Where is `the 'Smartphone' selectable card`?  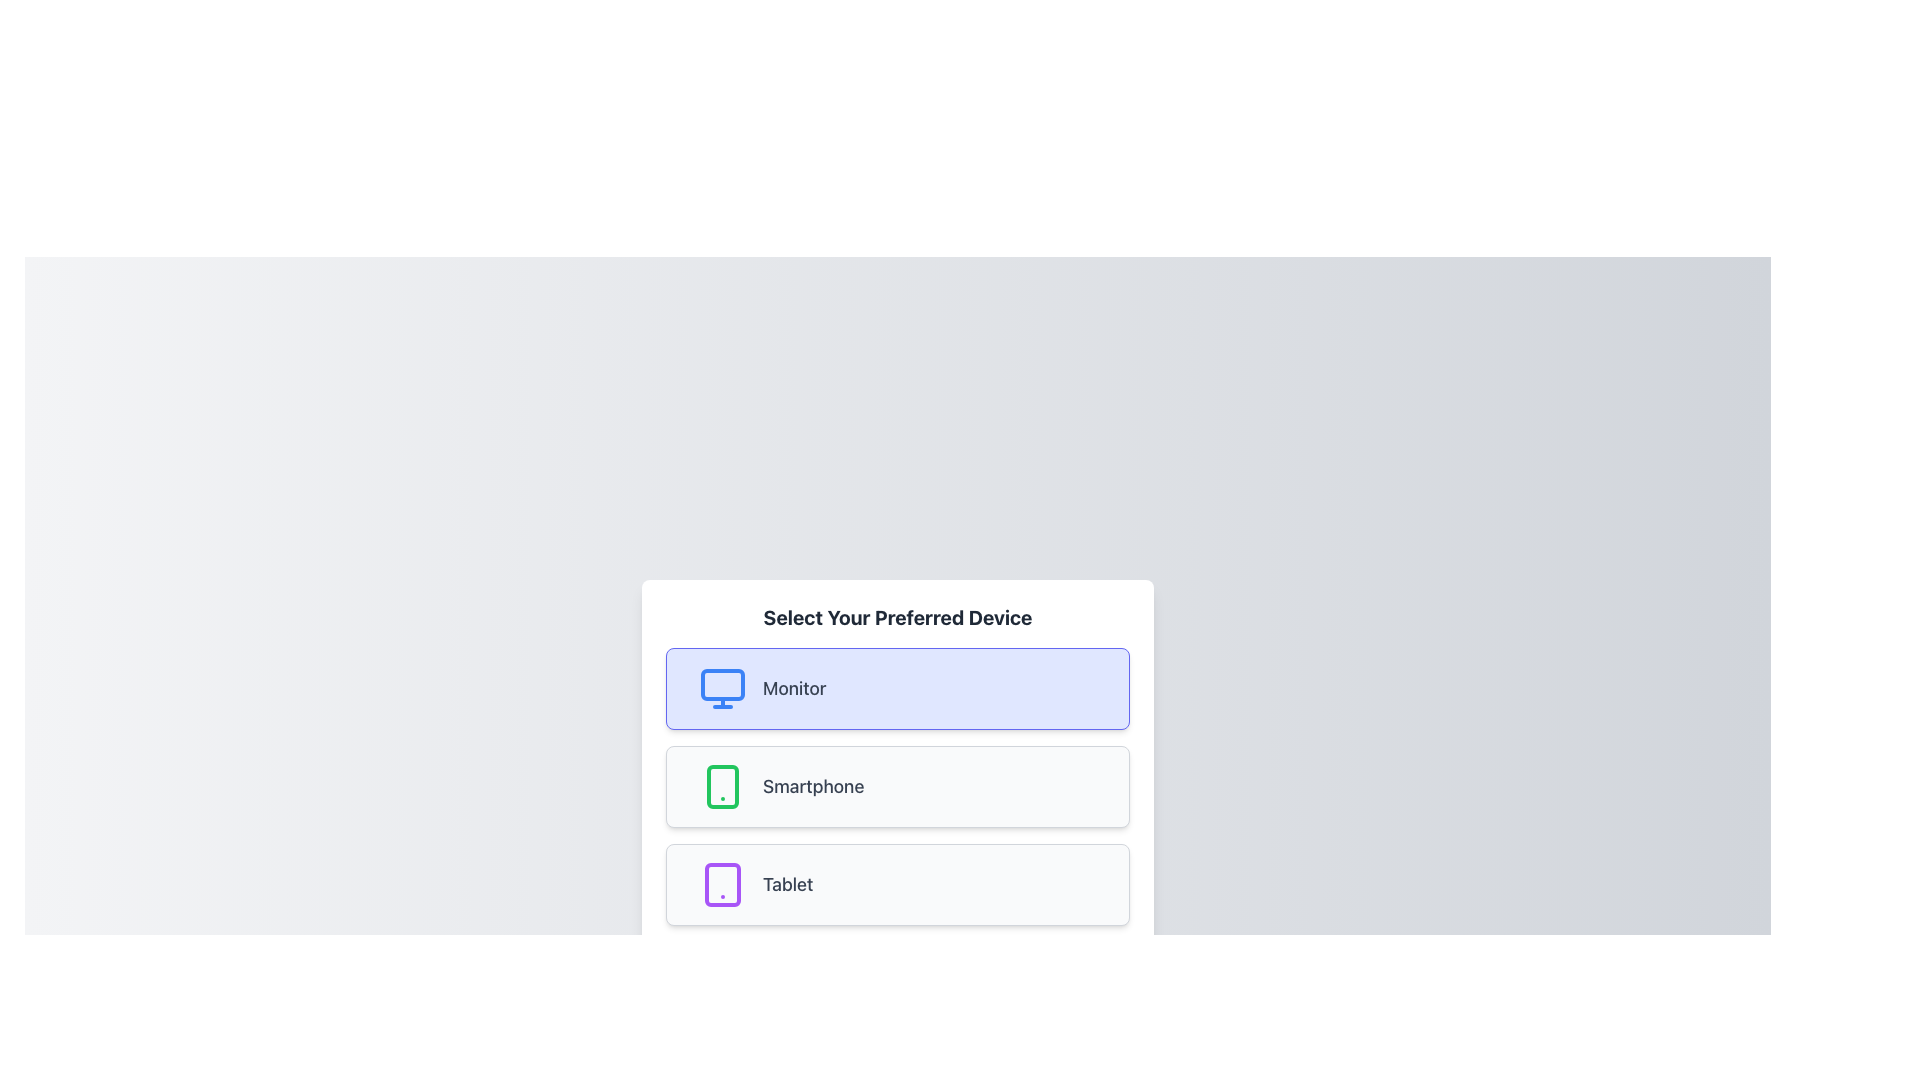 the 'Smartphone' selectable card is located at coordinates (896, 785).